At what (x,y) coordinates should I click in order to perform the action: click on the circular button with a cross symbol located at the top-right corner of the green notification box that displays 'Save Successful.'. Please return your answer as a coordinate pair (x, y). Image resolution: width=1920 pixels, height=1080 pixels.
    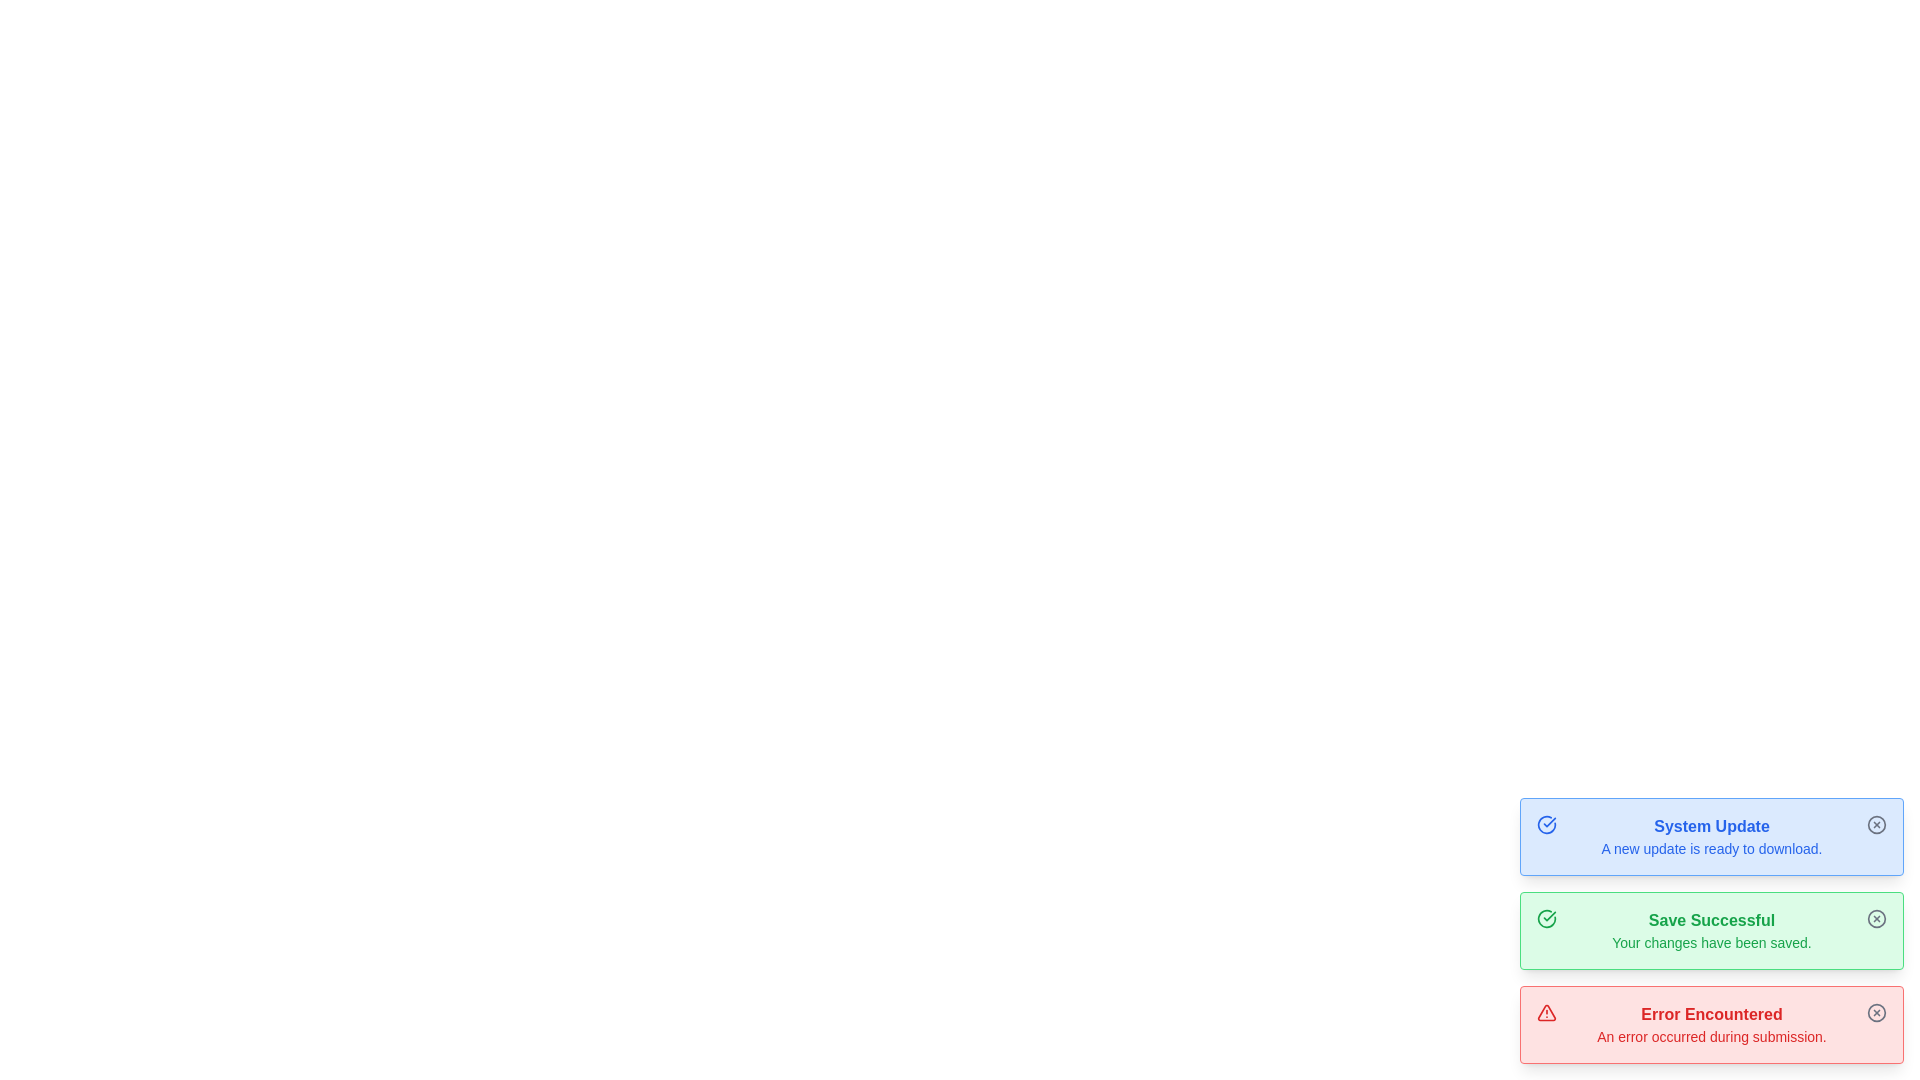
    Looking at the image, I should click on (1875, 918).